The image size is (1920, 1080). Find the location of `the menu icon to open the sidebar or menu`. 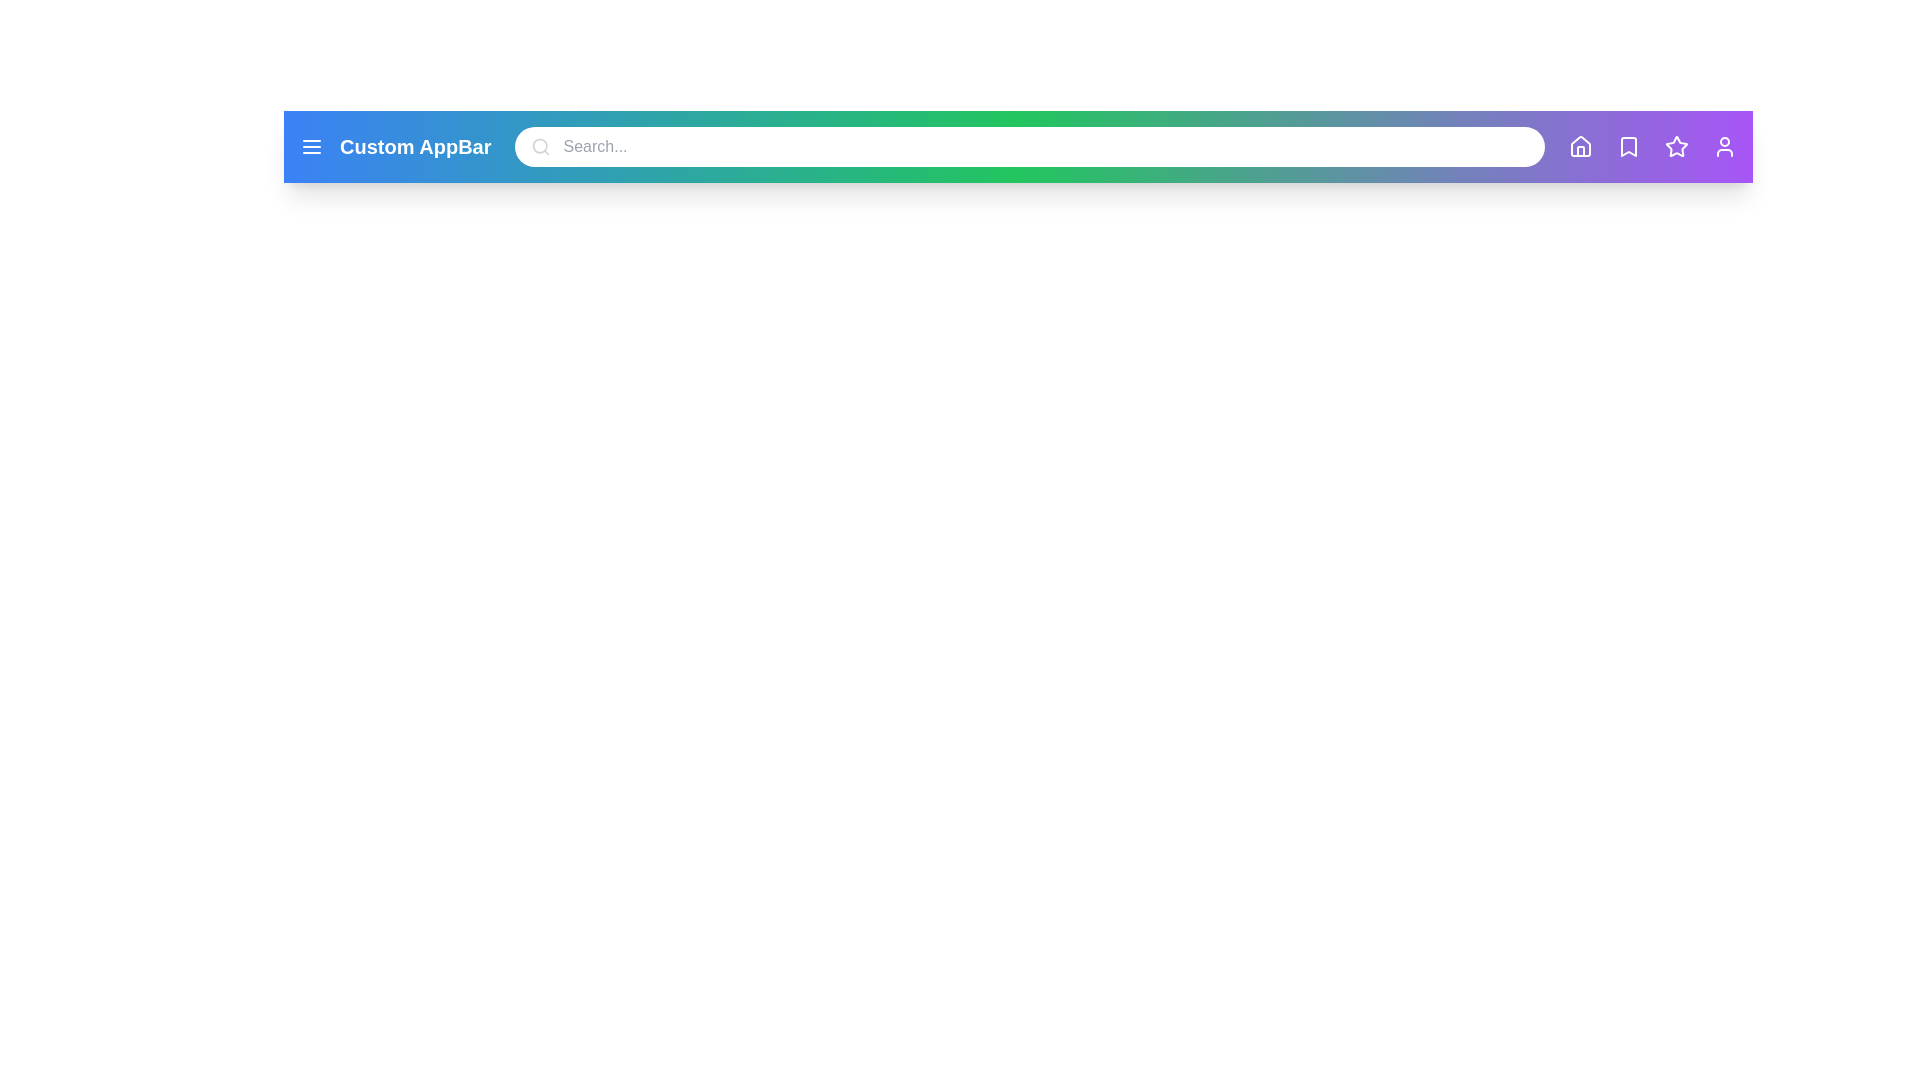

the menu icon to open the sidebar or menu is located at coordinates (311, 145).